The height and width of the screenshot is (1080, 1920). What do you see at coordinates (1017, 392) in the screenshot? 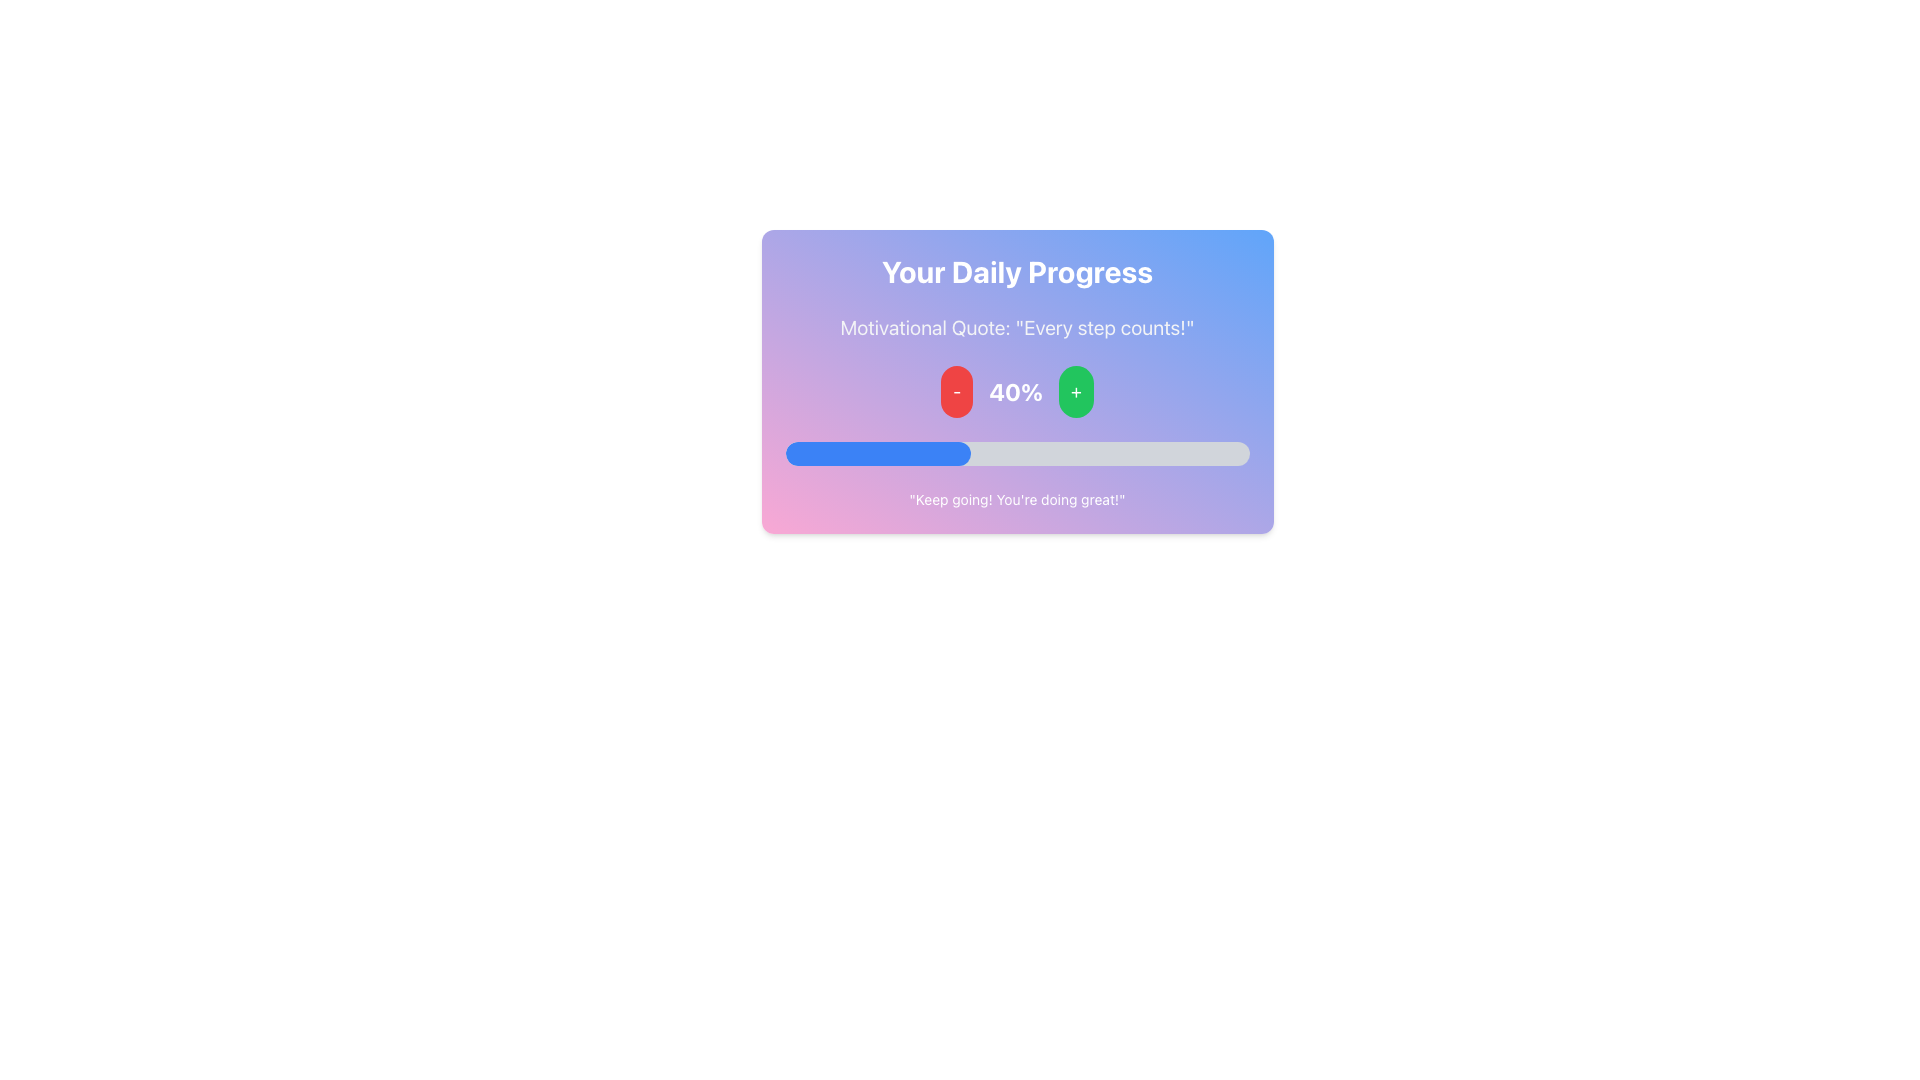
I see `the percentage value displayed in the center of the Interactive control group under 'Your Daily Progress' section` at bounding box center [1017, 392].